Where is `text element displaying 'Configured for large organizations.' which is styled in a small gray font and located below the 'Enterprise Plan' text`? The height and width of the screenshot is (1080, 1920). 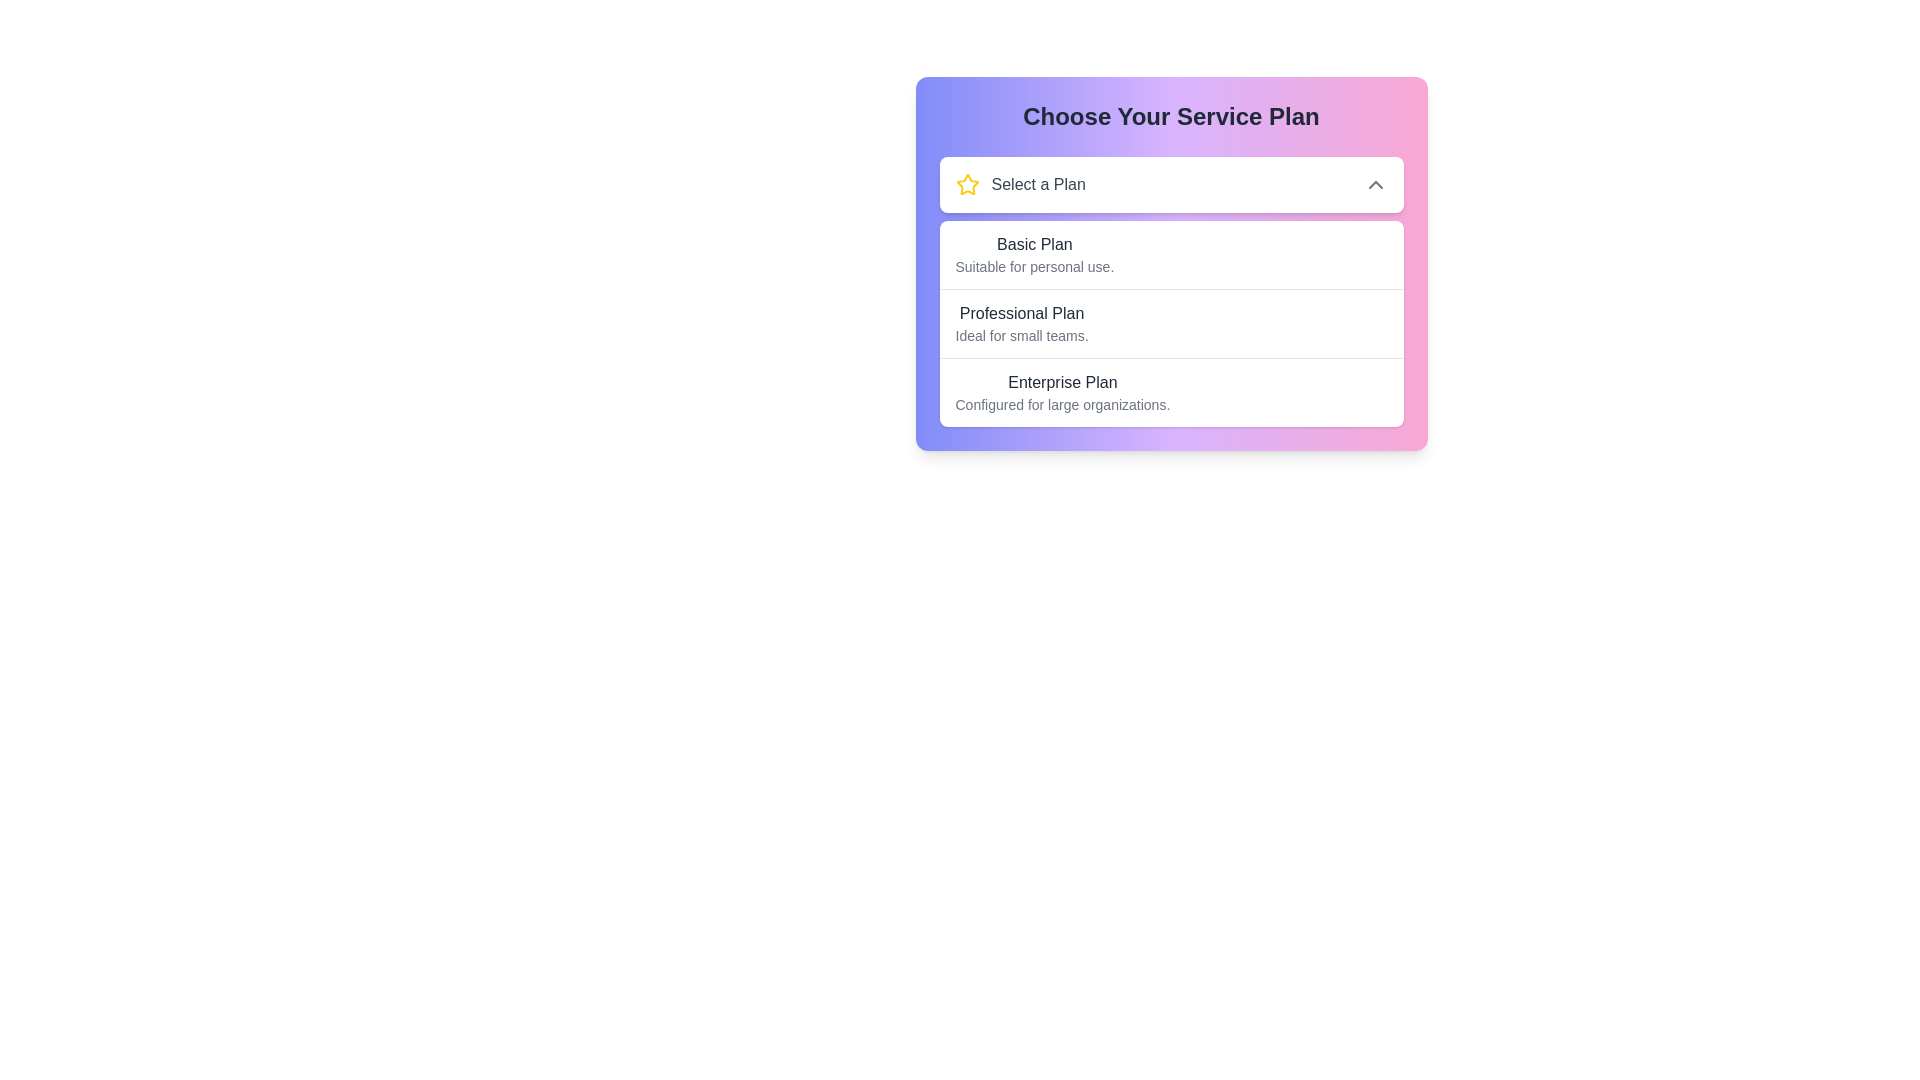
text element displaying 'Configured for large organizations.' which is styled in a small gray font and located below the 'Enterprise Plan' text is located at coordinates (1061, 405).